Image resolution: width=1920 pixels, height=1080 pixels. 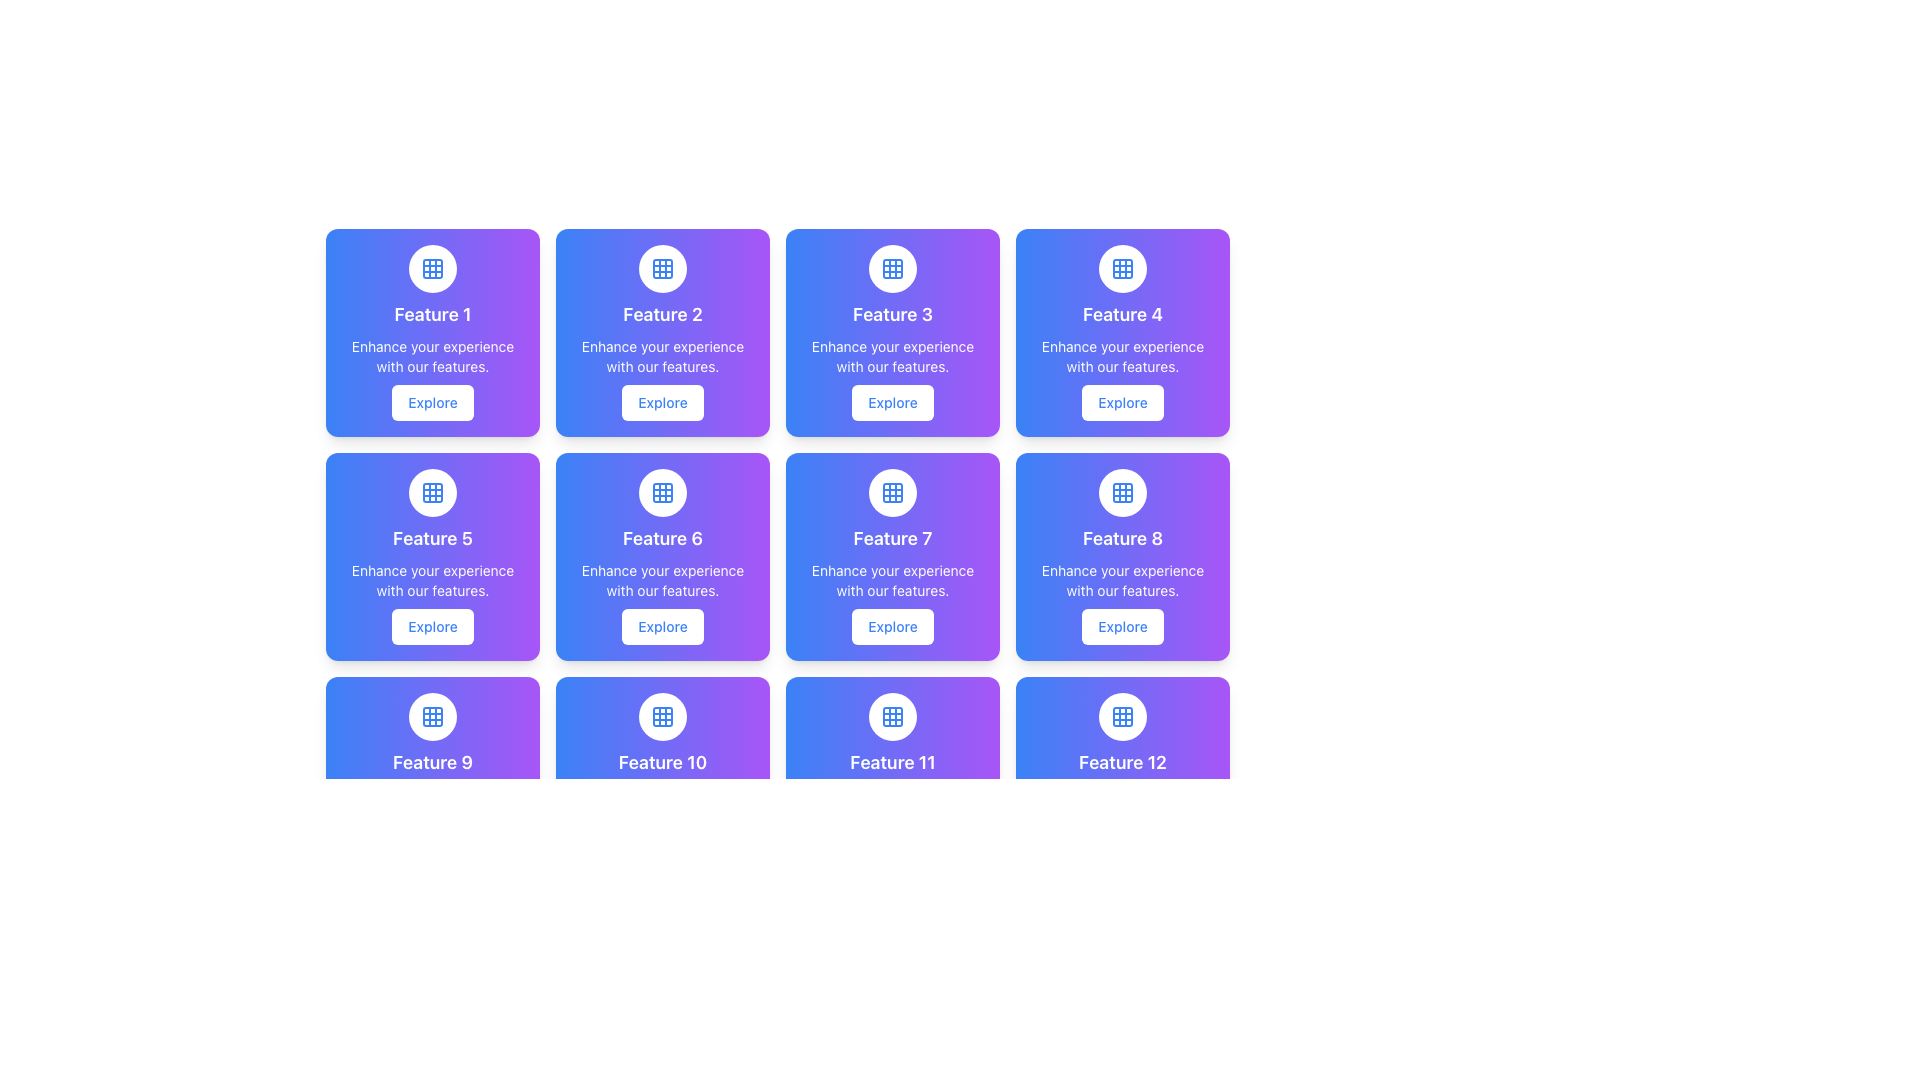 I want to click on title text located in the sixth card of a grid of 12 cards, positioned in the middle-right above the description text and the 'Explore' button, so click(x=662, y=538).